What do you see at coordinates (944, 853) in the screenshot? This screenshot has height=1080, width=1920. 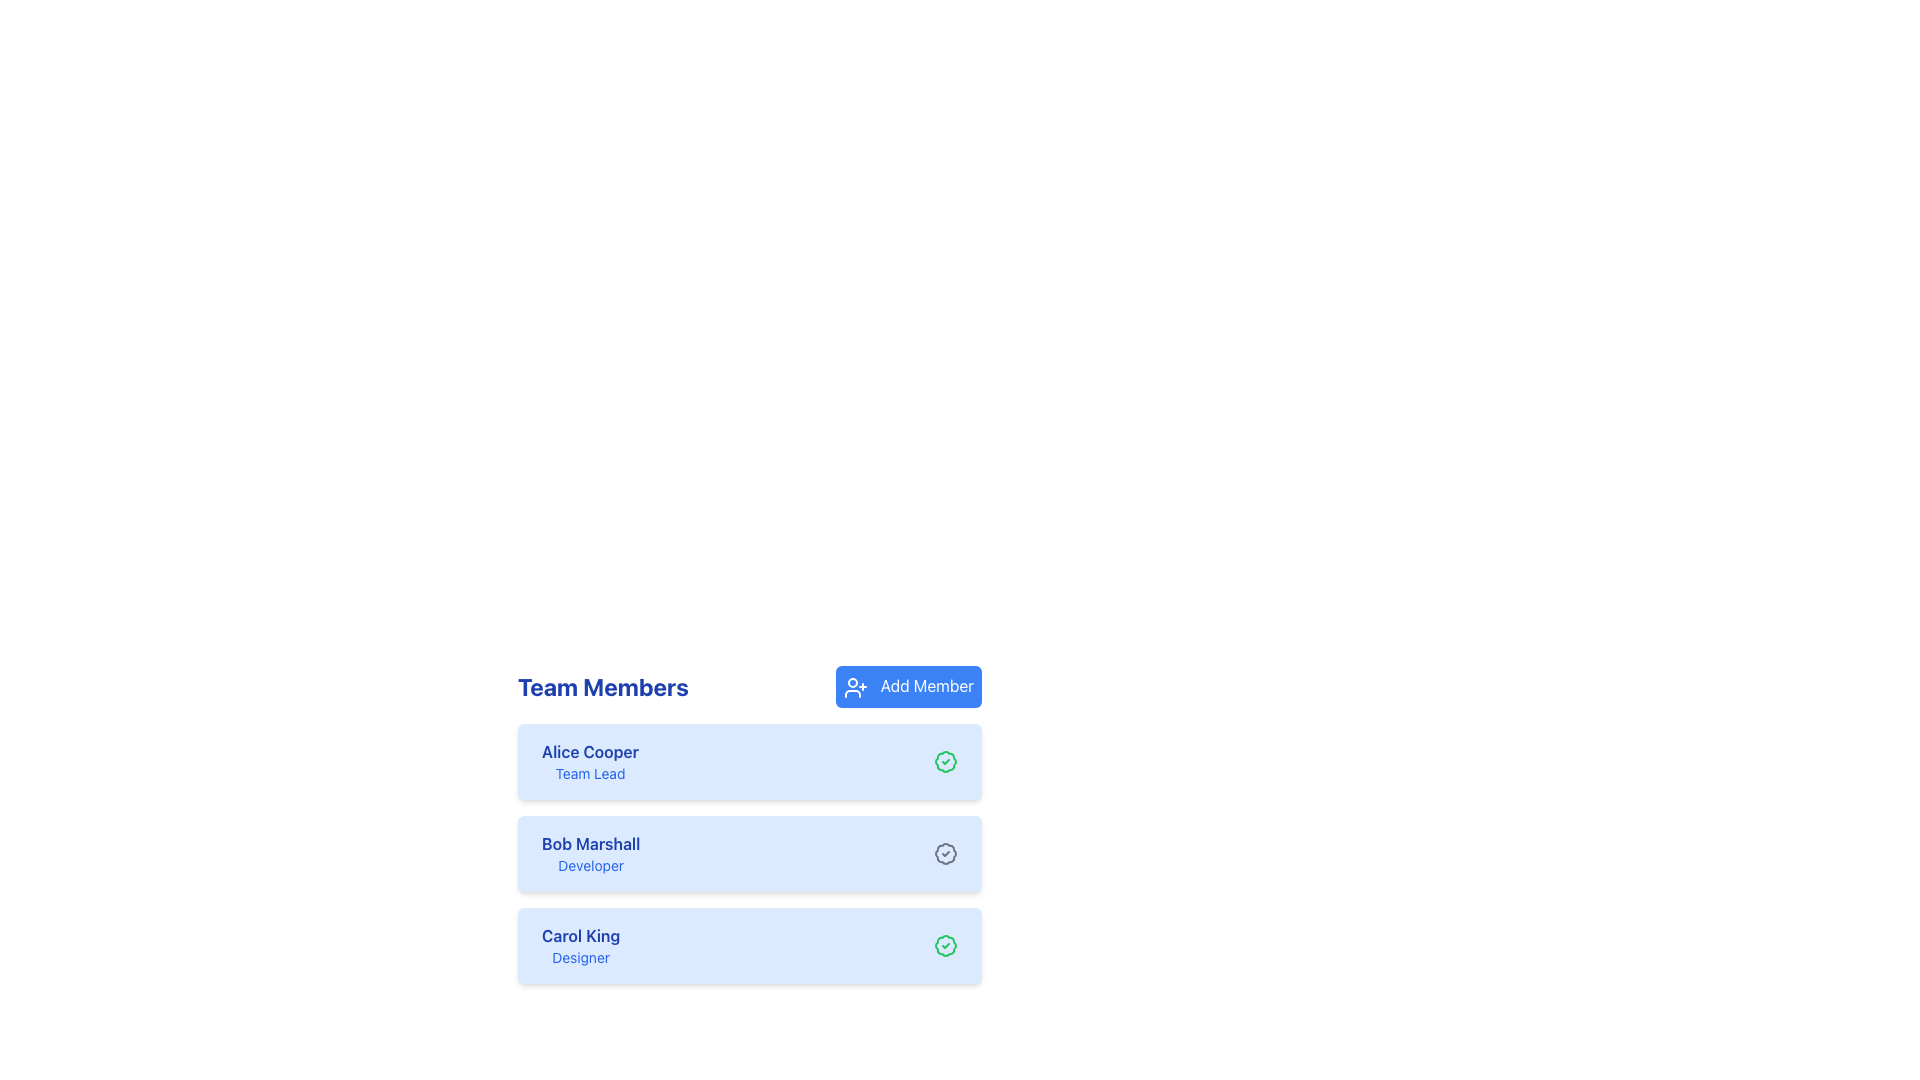 I see `the circular icon with a wavy border next to 'Bob Marshall' in the 'Team Members' section` at bounding box center [944, 853].